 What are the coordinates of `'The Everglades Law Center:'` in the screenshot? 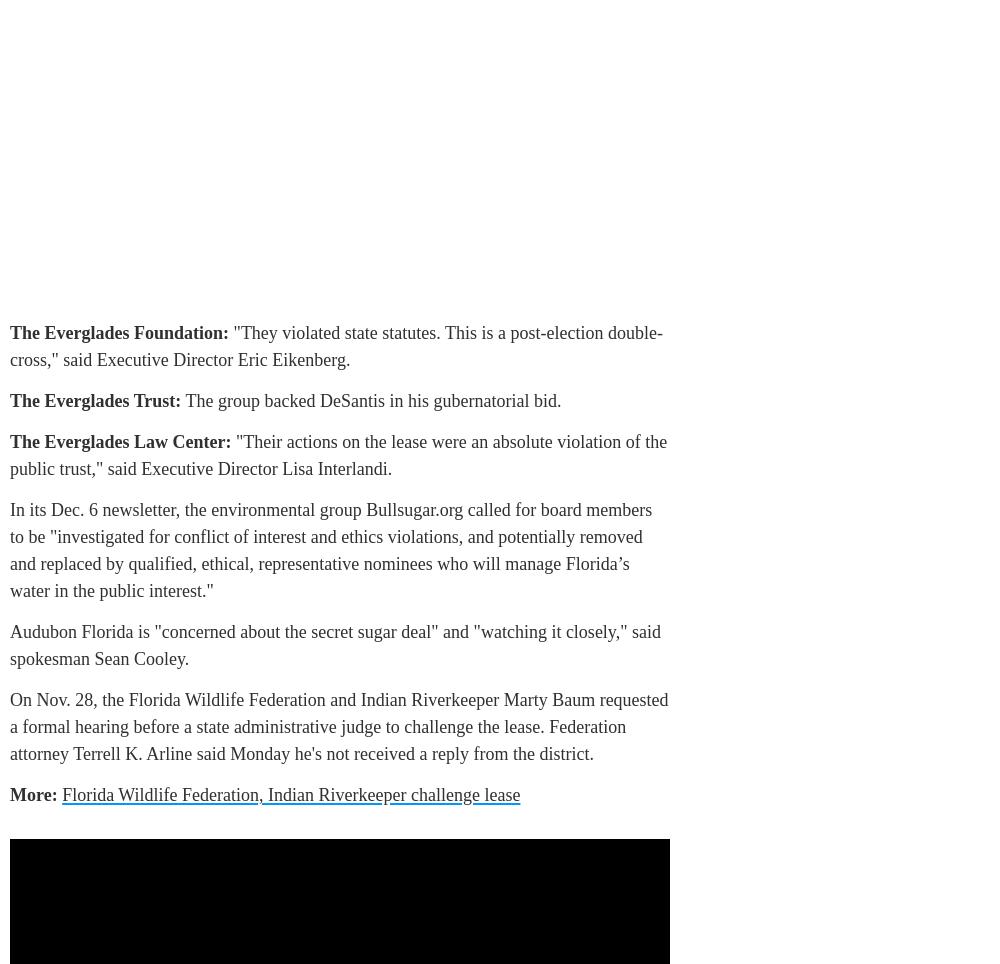 It's located at (121, 440).